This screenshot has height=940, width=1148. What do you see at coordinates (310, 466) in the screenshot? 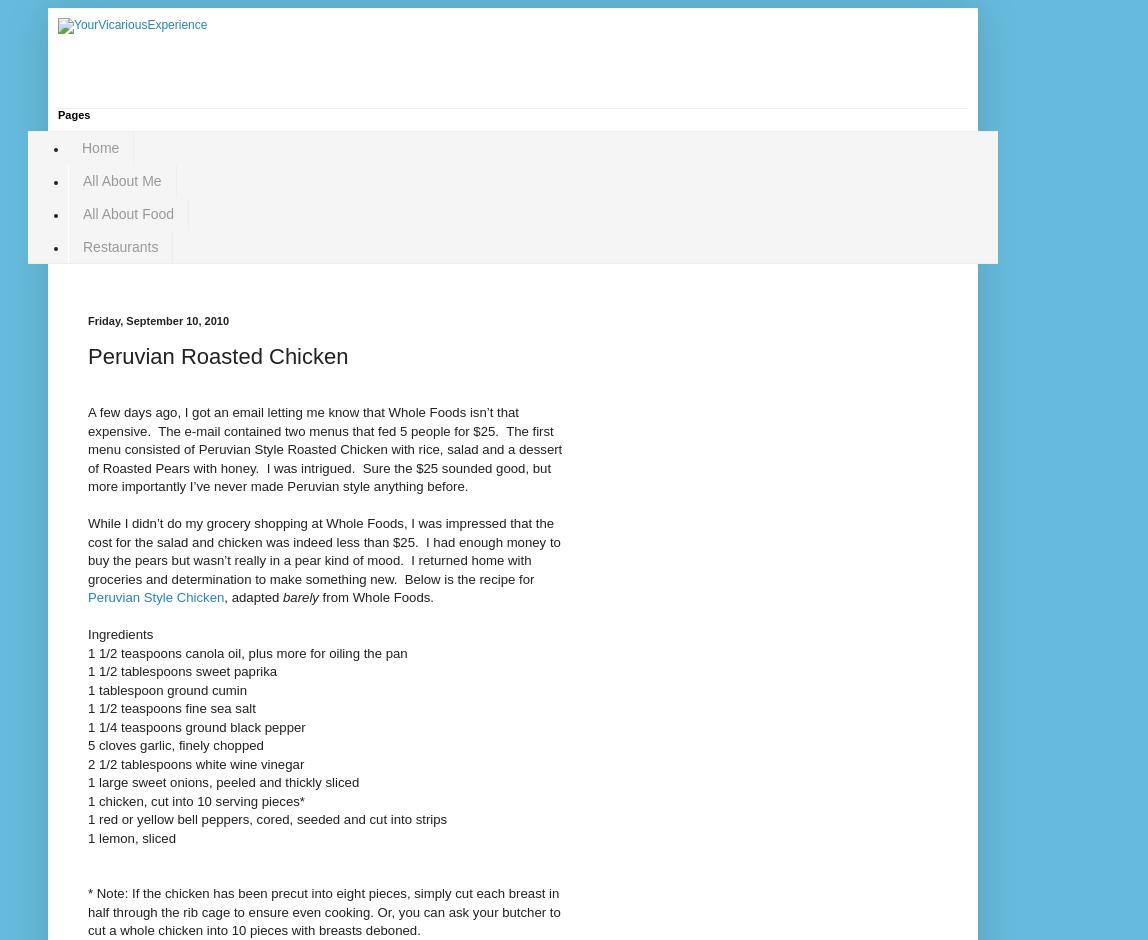
I see `'I was intrigued.'` at bounding box center [310, 466].